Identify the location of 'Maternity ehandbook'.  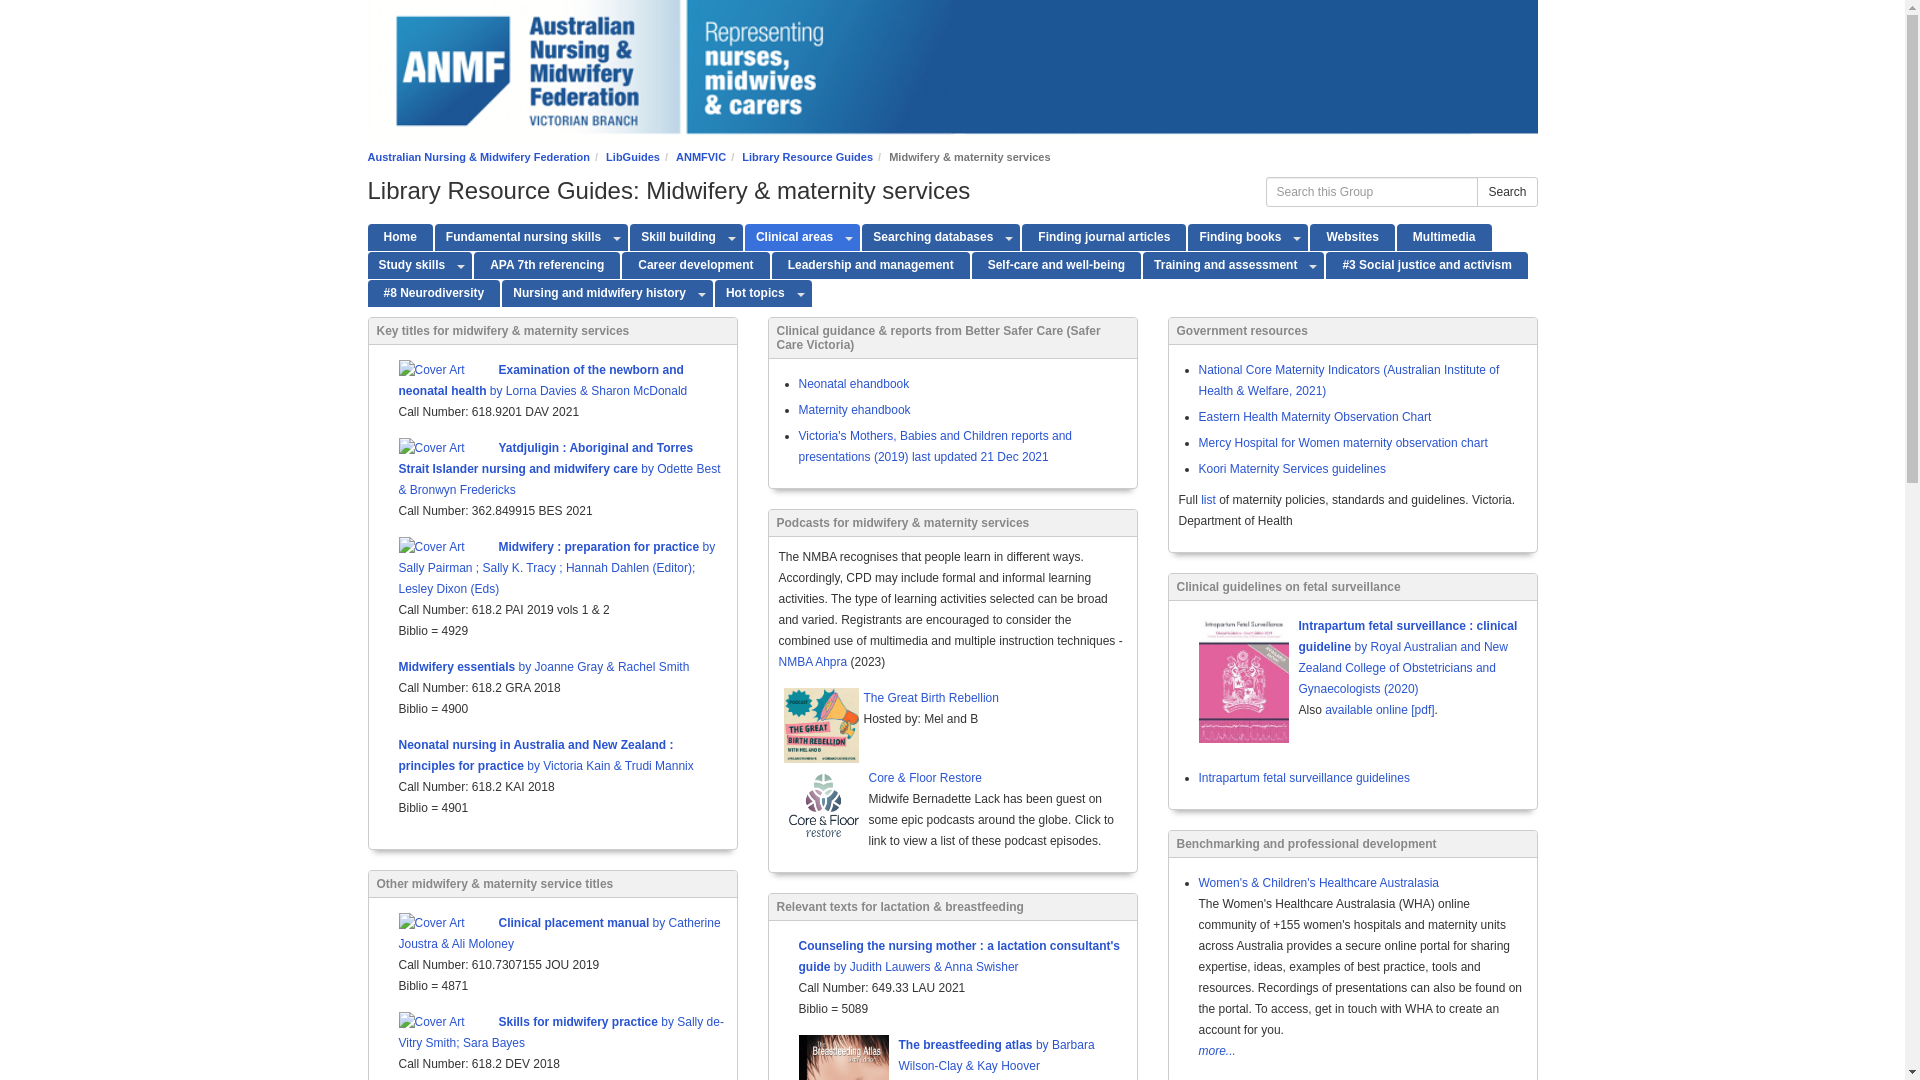
(854, 408).